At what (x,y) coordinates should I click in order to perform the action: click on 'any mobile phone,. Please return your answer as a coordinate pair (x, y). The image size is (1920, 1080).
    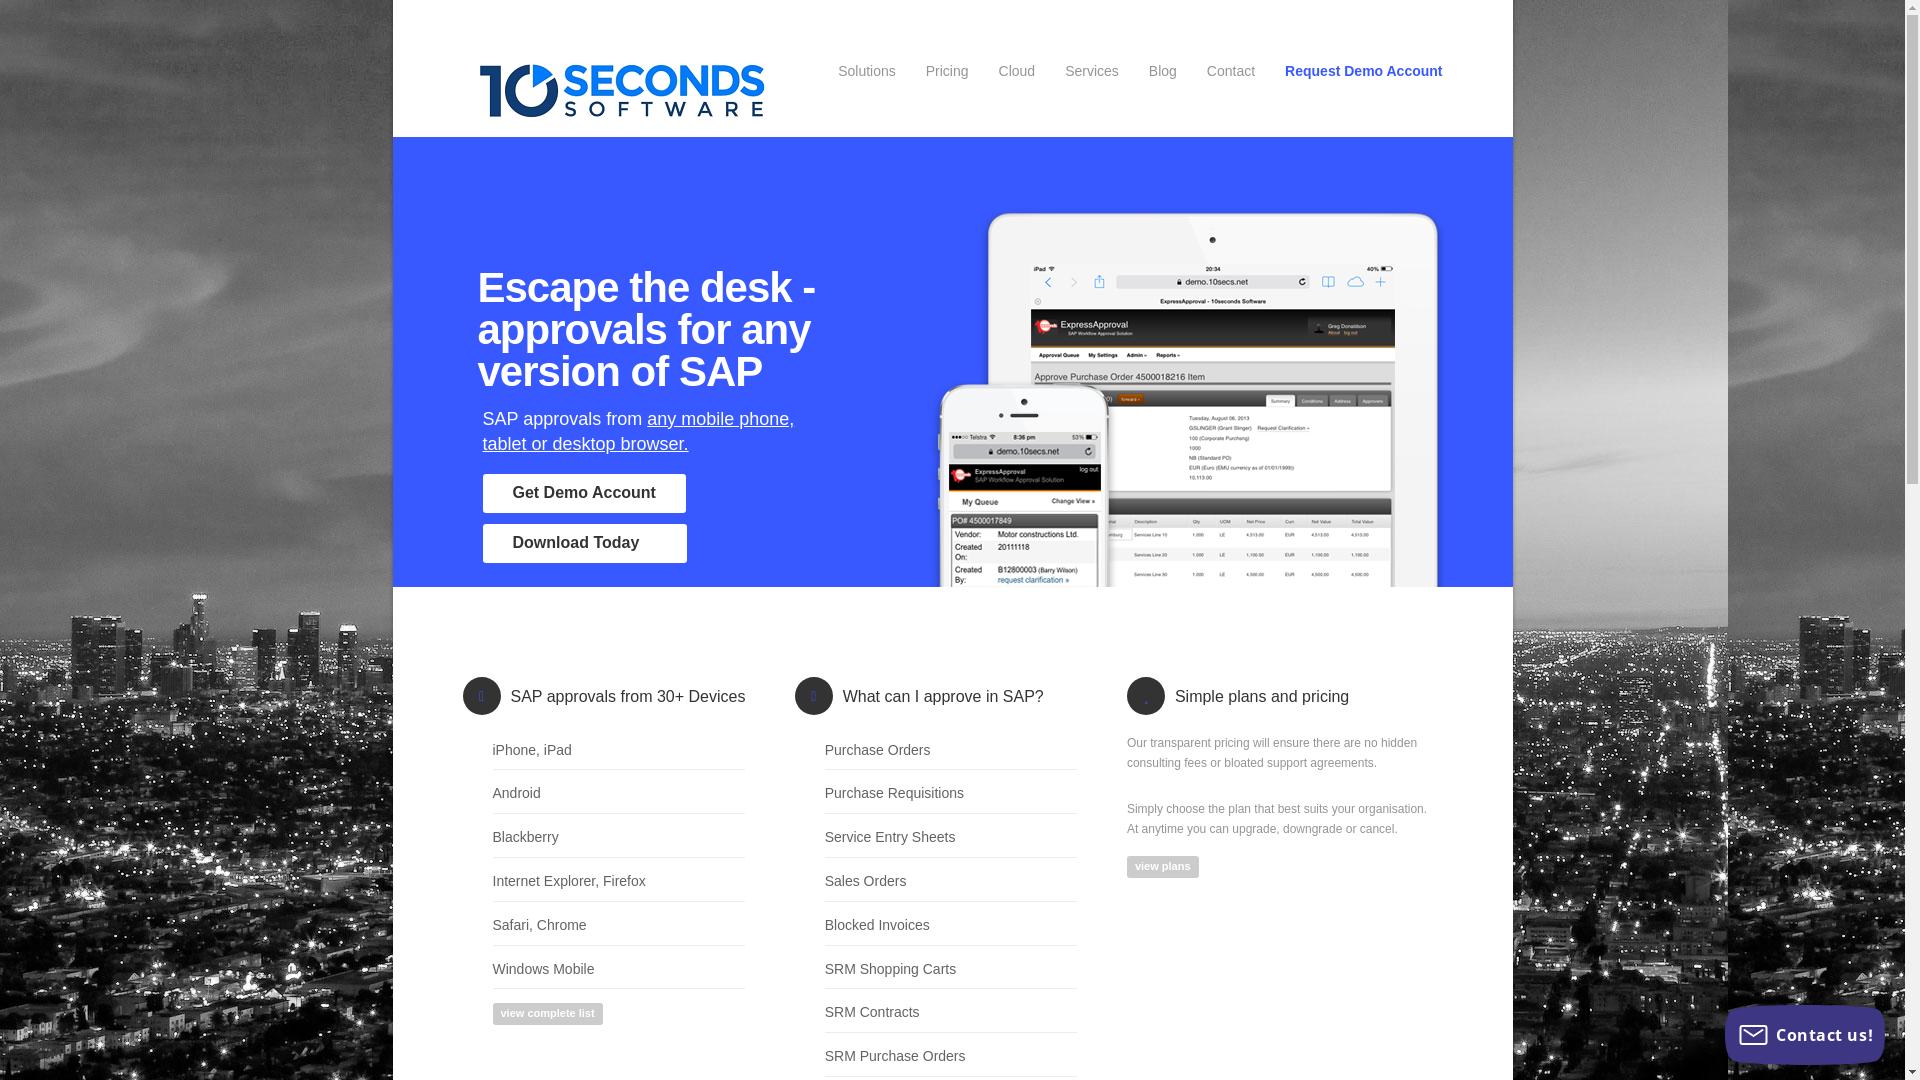
    Looking at the image, I should click on (481, 430).